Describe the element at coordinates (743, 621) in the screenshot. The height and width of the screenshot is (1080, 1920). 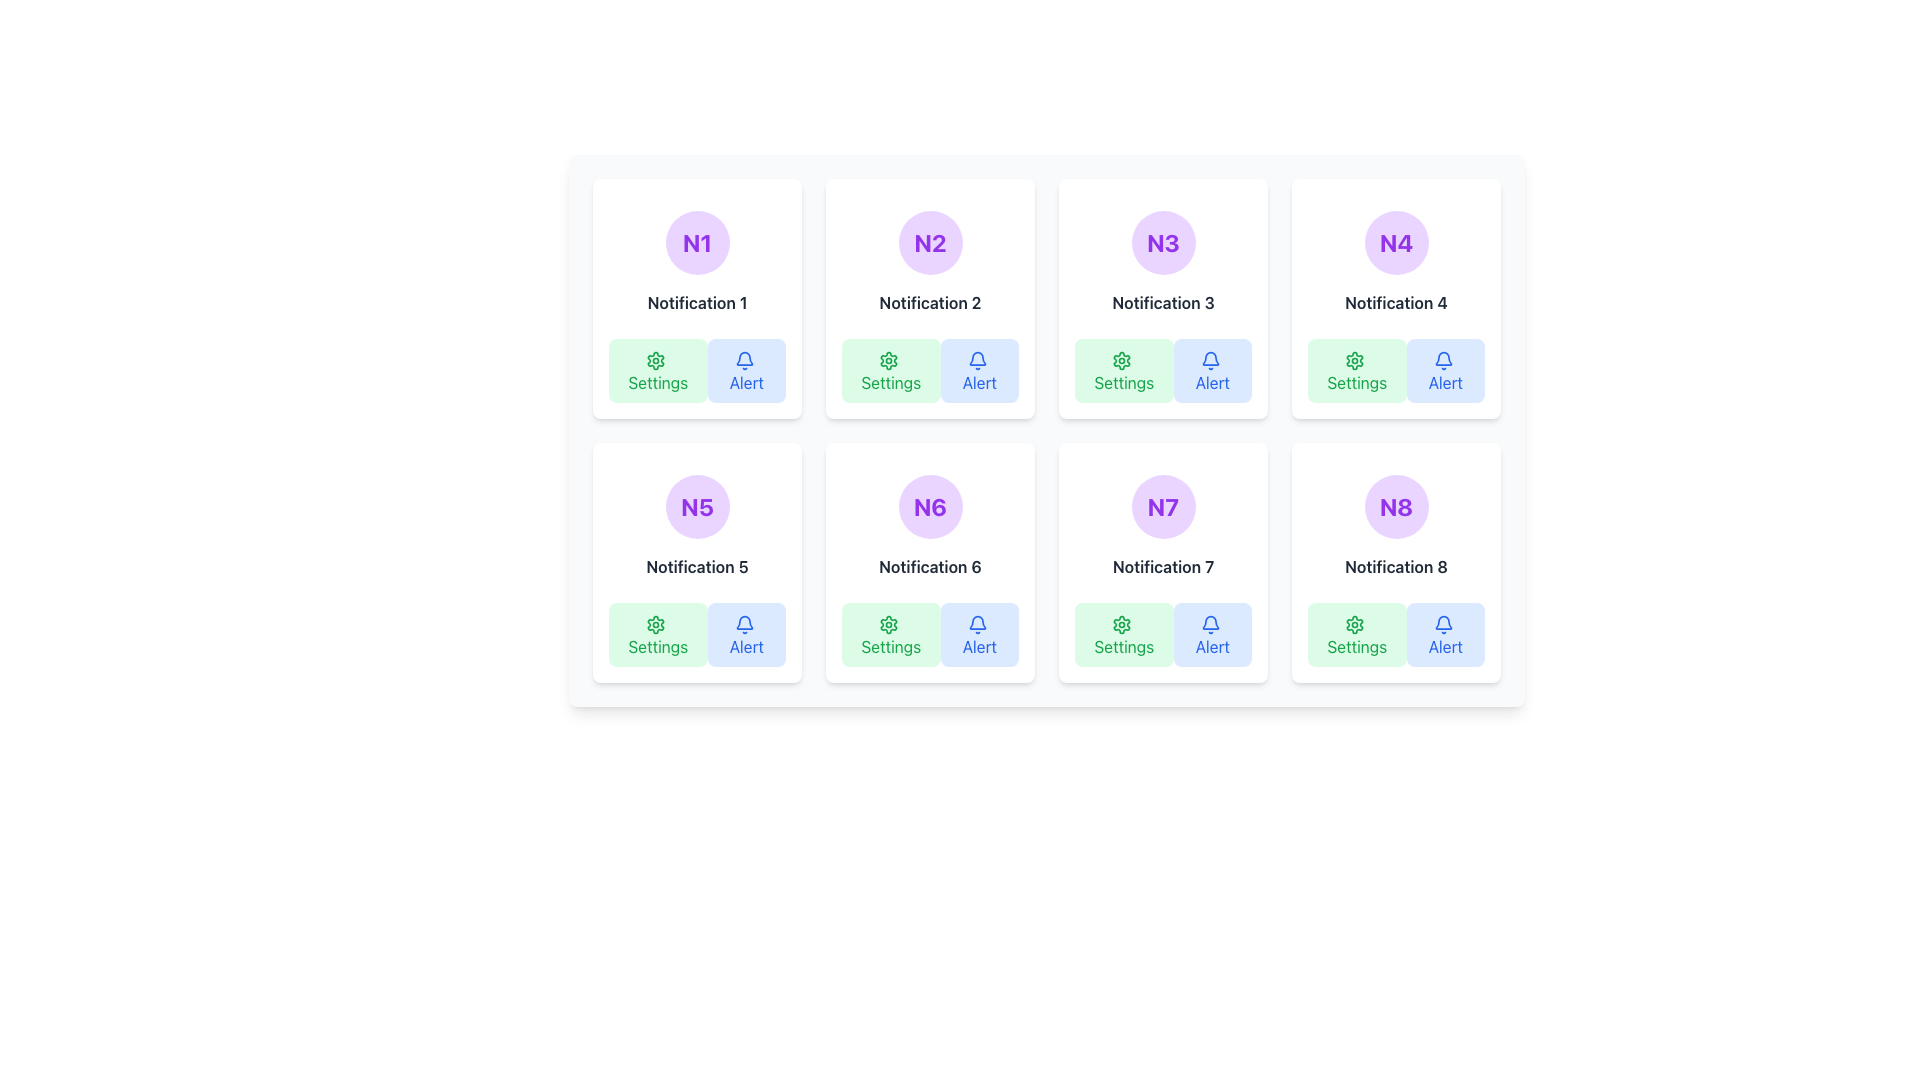
I see `the alert icon located` at that location.